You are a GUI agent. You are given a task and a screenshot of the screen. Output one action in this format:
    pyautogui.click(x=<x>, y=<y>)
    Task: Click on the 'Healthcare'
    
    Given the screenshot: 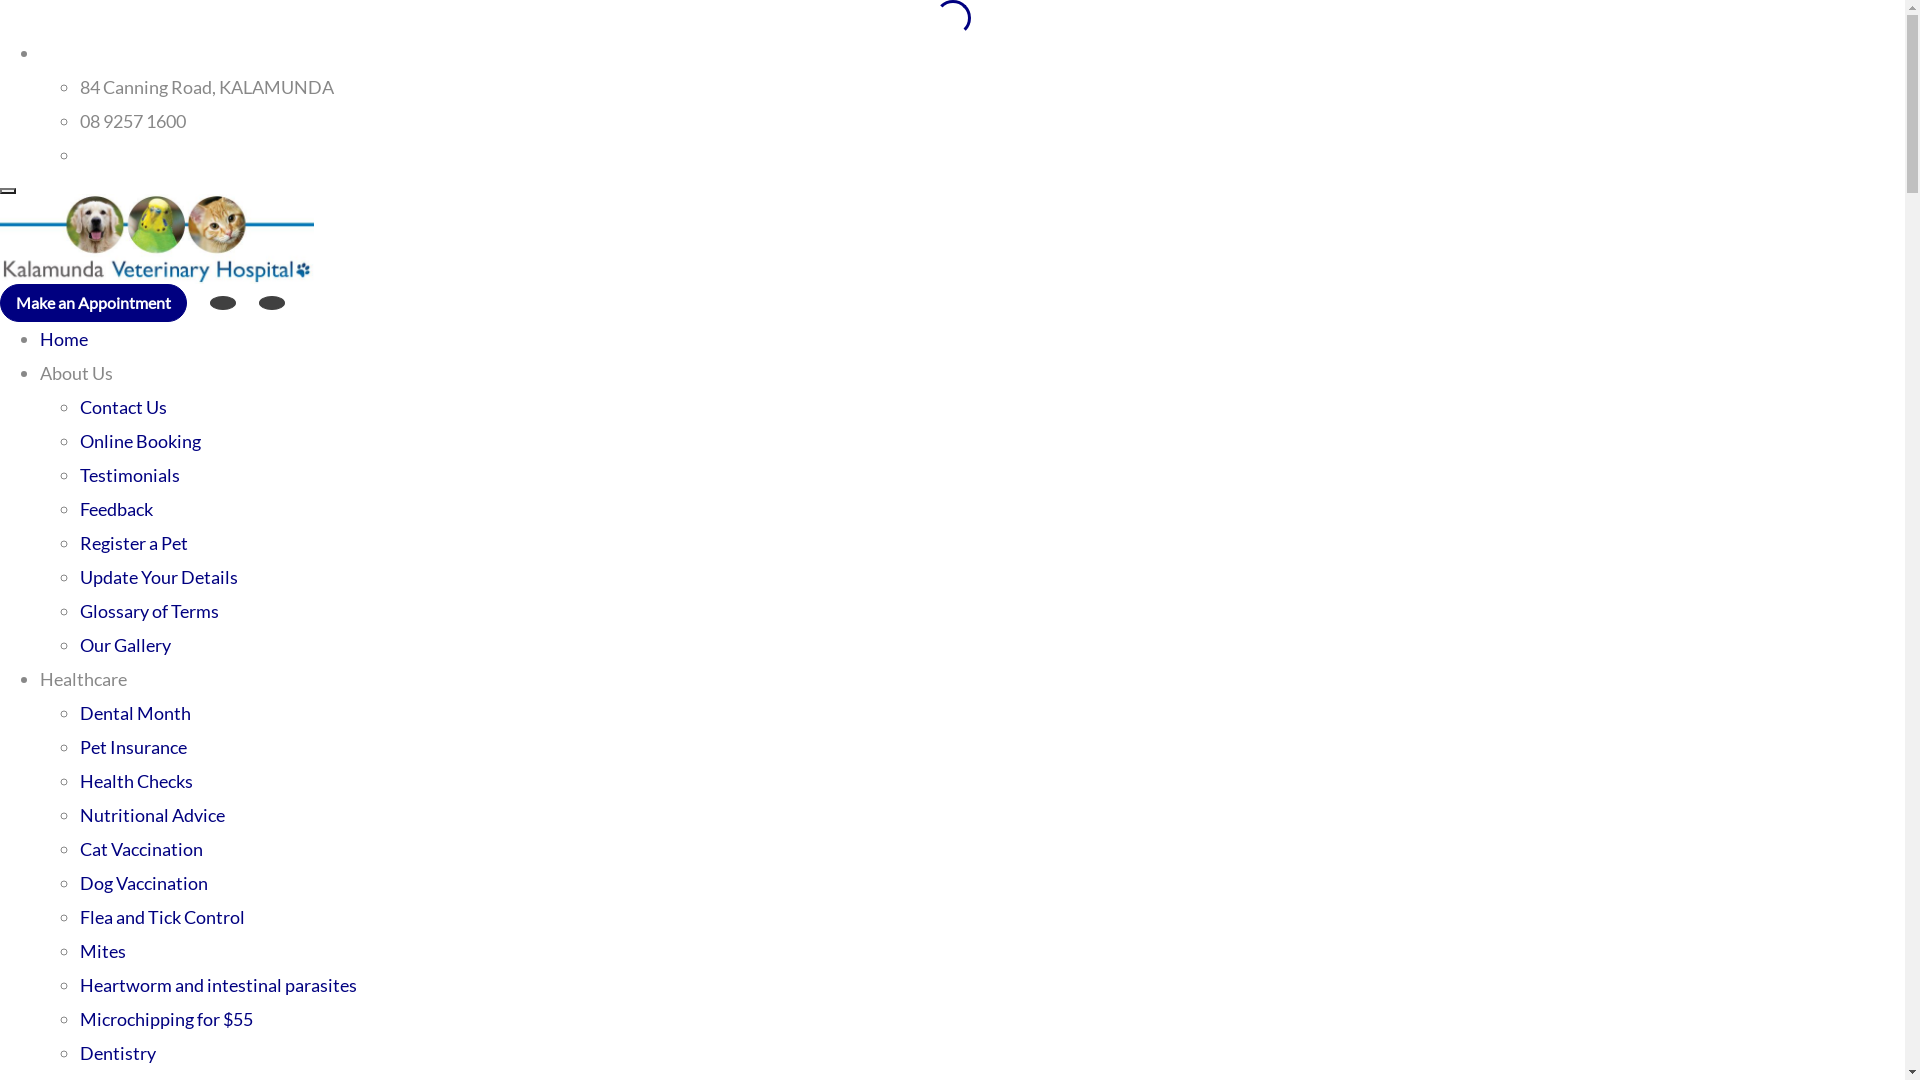 What is the action you would take?
    pyautogui.click(x=82, y=677)
    